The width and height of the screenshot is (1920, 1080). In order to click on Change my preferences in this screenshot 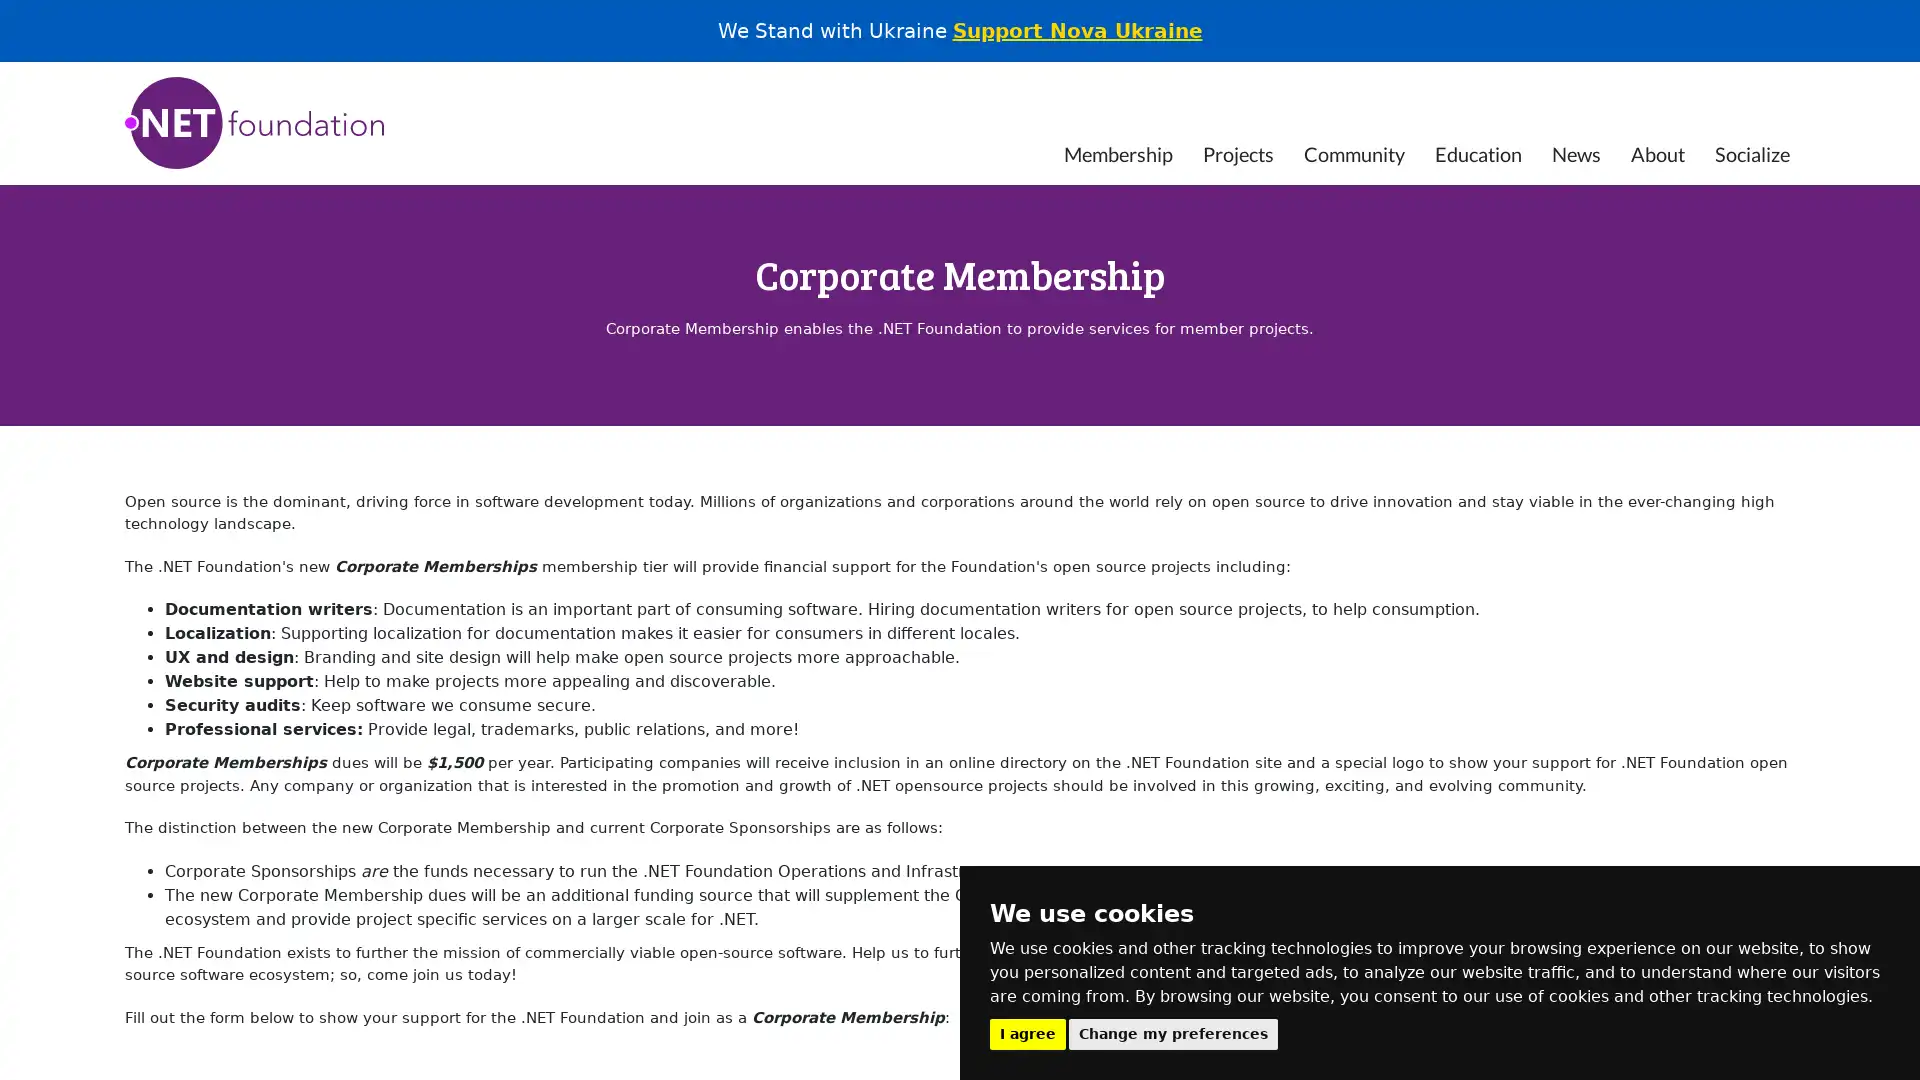, I will do `click(1172, 1034)`.